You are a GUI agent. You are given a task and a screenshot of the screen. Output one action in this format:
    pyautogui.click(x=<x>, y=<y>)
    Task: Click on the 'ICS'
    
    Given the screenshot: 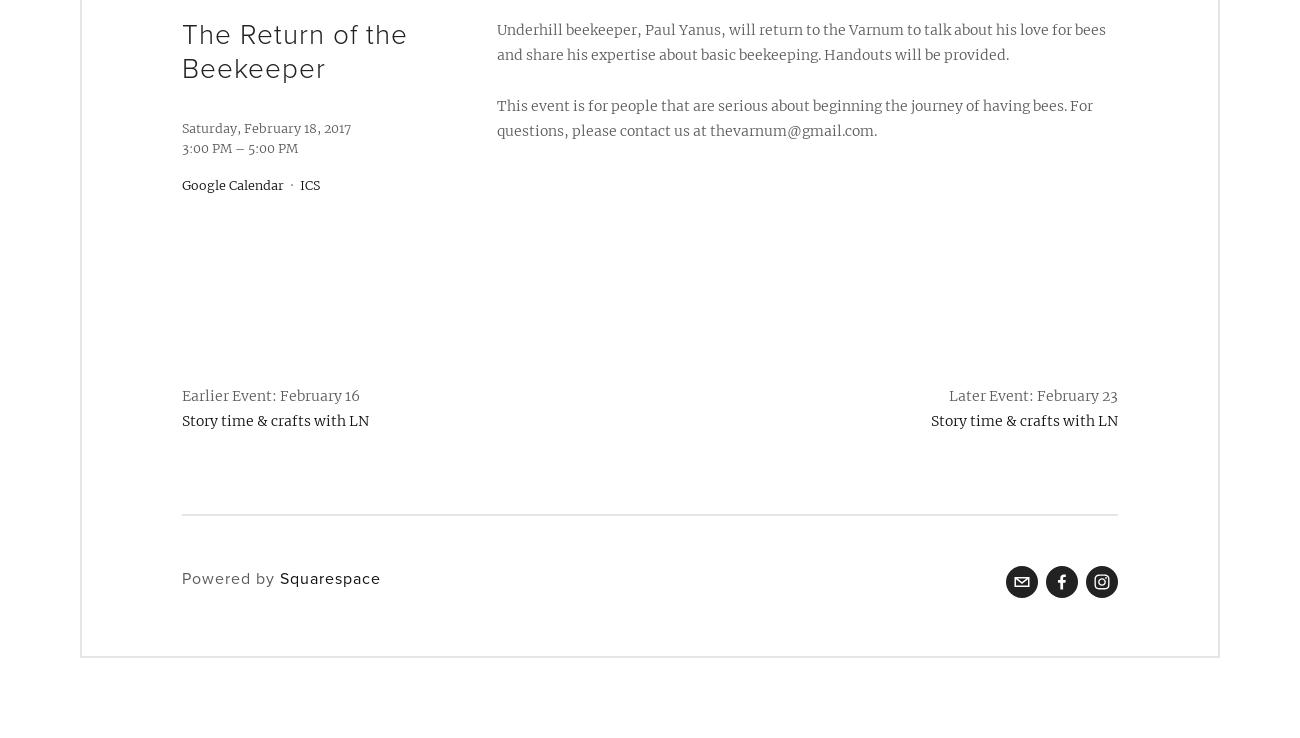 What is the action you would take?
    pyautogui.click(x=310, y=184)
    